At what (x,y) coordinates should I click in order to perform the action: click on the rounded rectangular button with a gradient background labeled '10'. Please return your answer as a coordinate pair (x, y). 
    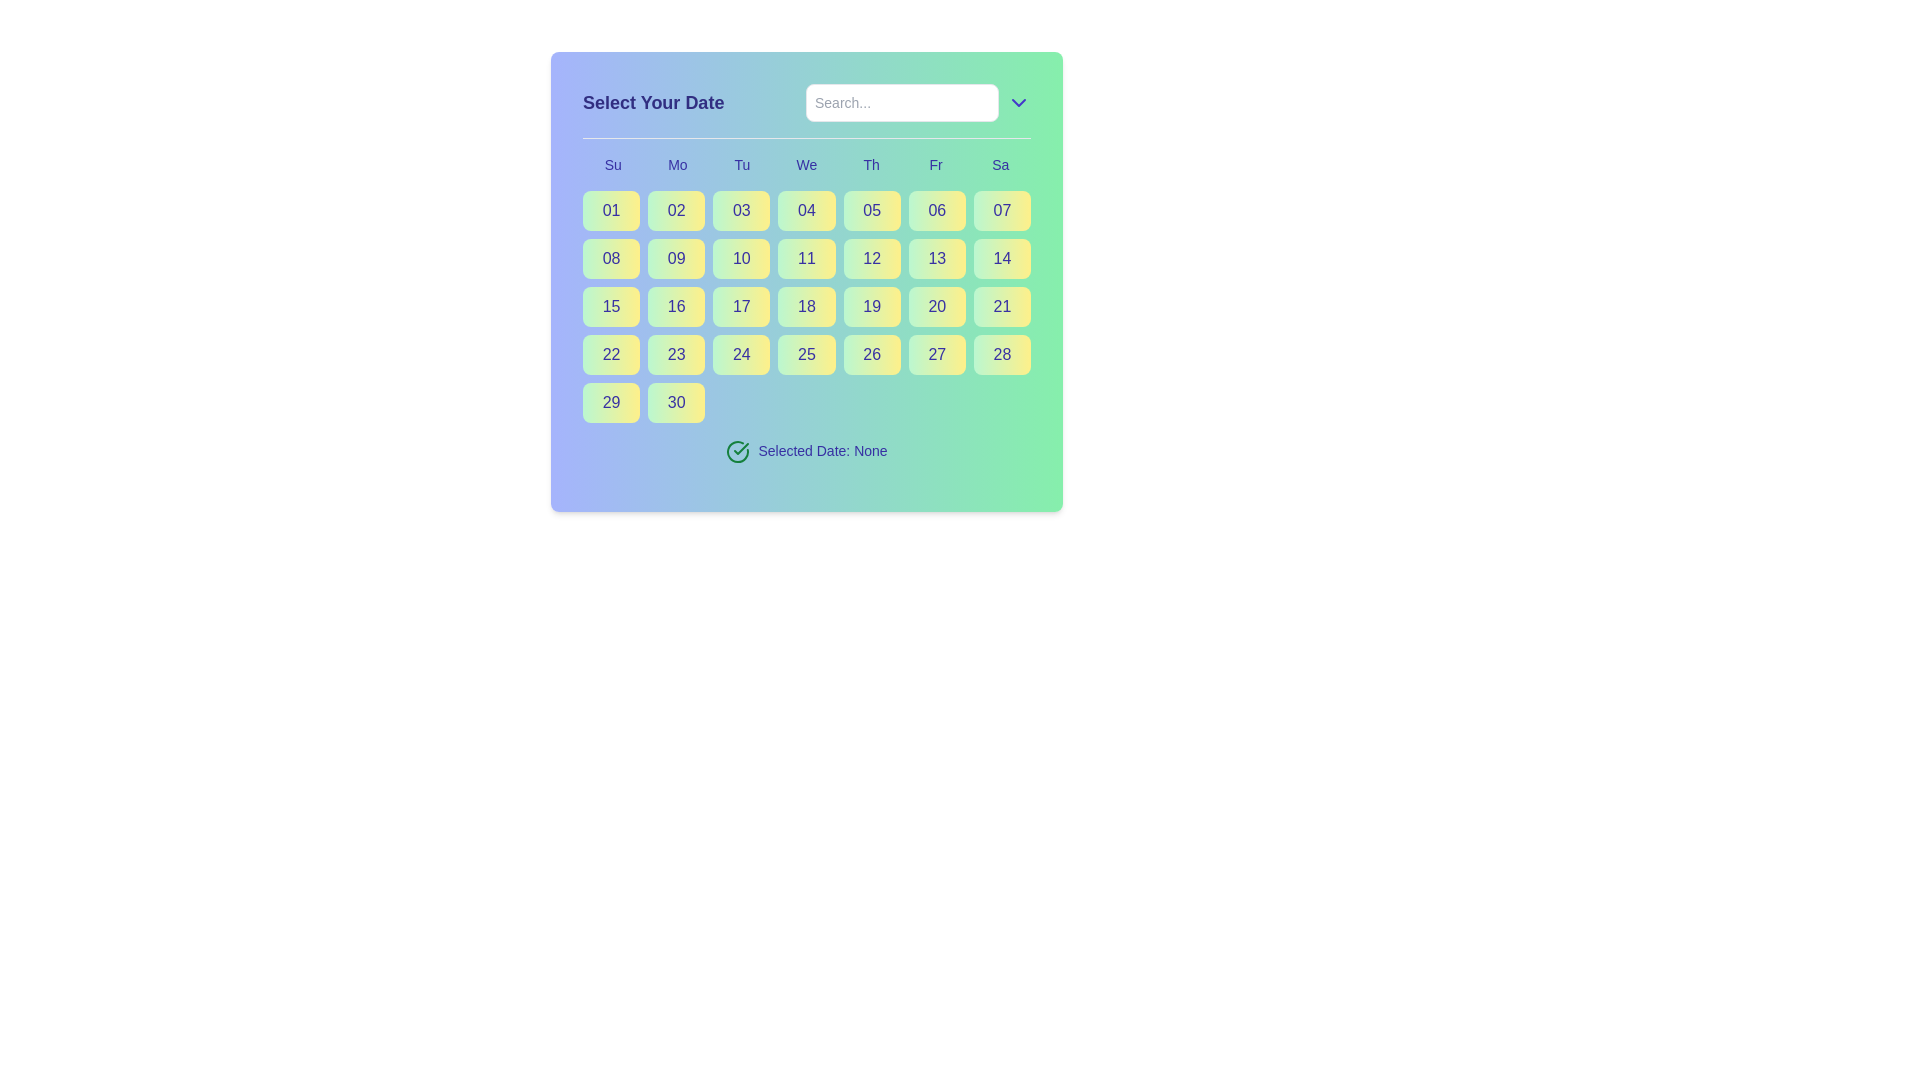
    Looking at the image, I should click on (740, 257).